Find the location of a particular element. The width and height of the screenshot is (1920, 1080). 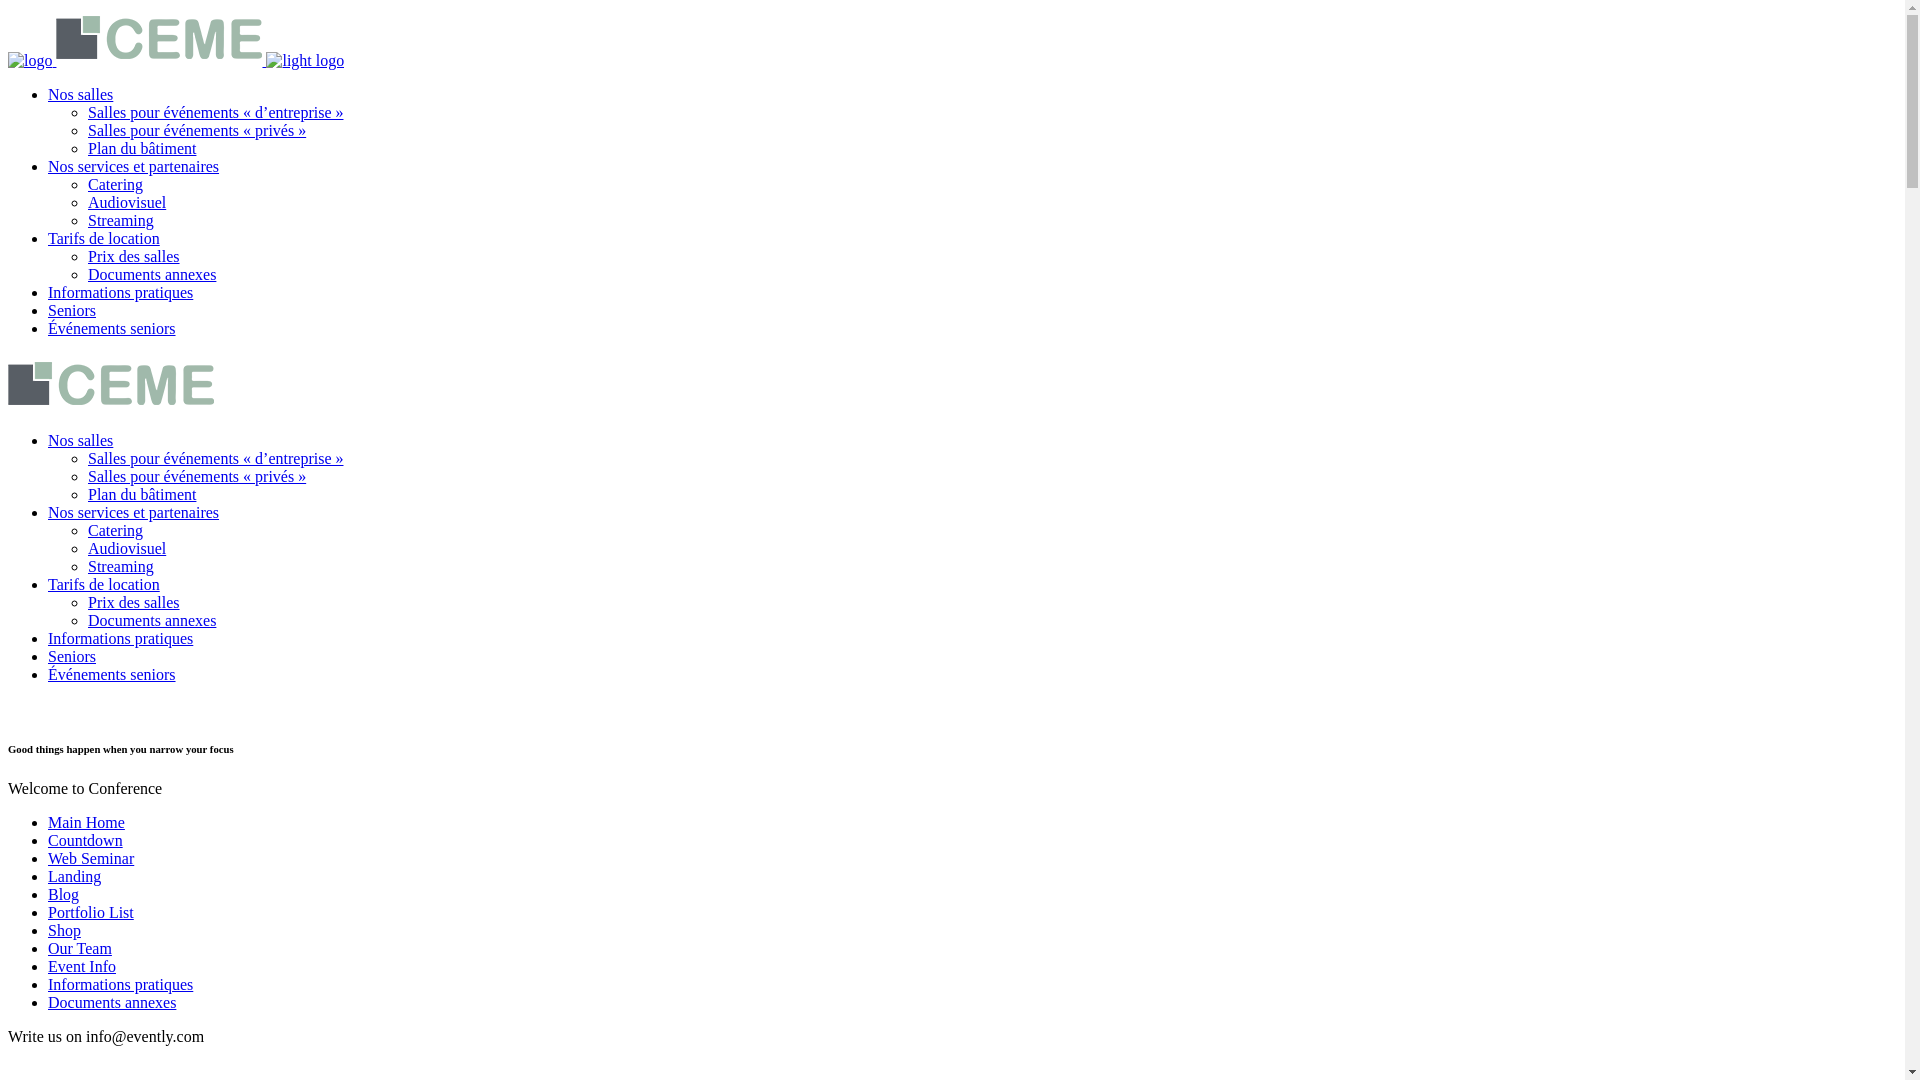

'Seniors' is located at coordinates (72, 310).